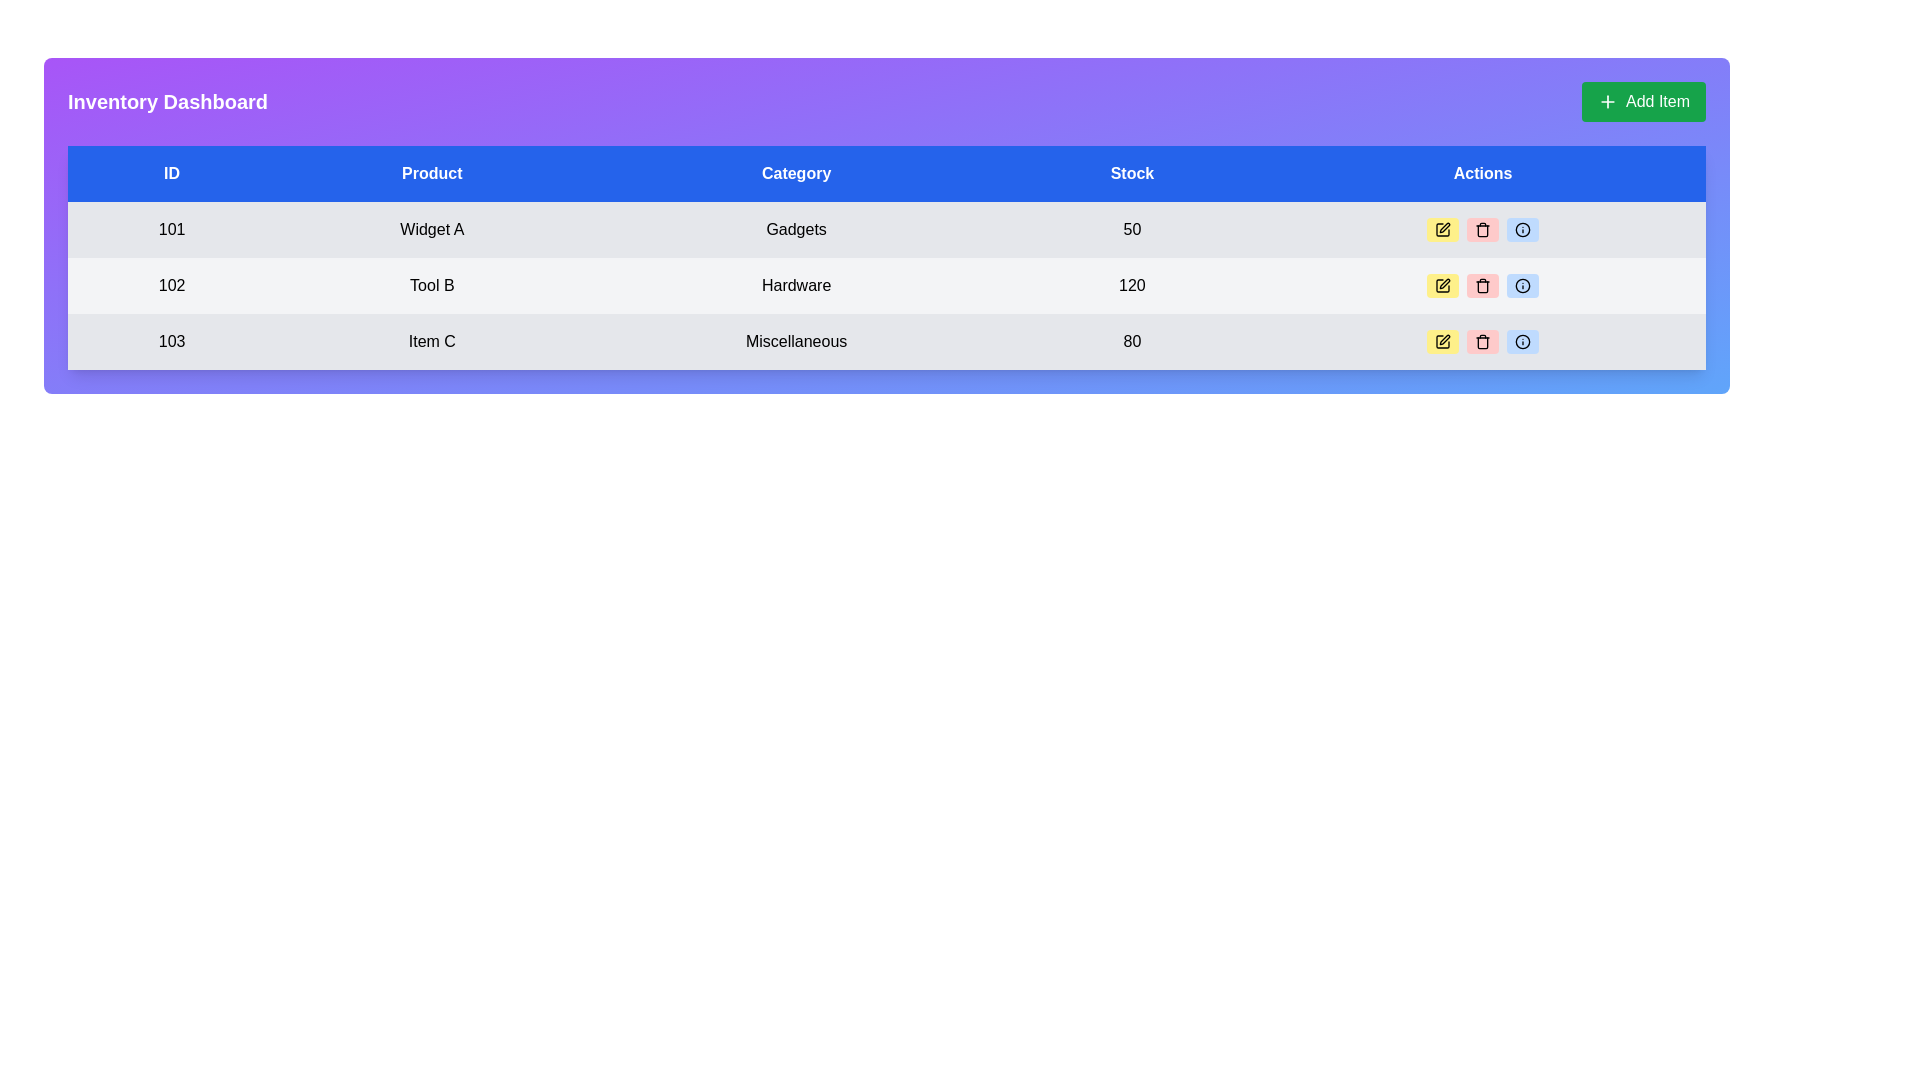 Image resolution: width=1920 pixels, height=1080 pixels. What do you see at coordinates (1443, 229) in the screenshot?
I see `the edit action icon located in the 'Actions' column of the first row in the table, which is represented by a square outline and commonly associated with pen or edit actions` at bounding box center [1443, 229].